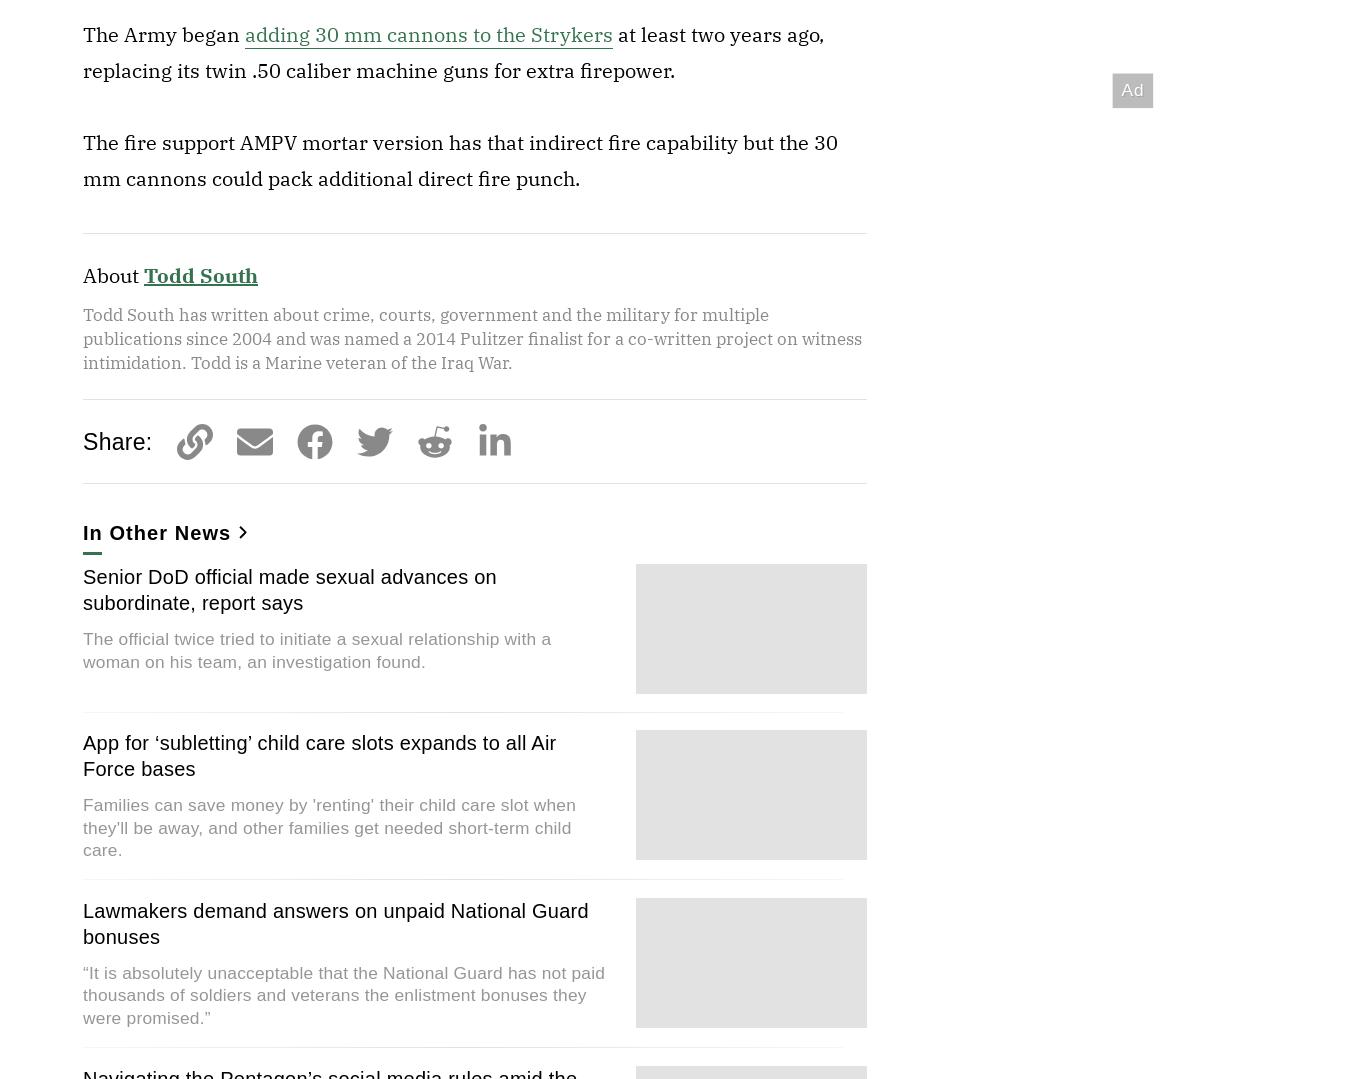  What do you see at coordinates (155, 533) in the screenshot?
I see `'In Other News'` at bounding box center [155, 533].